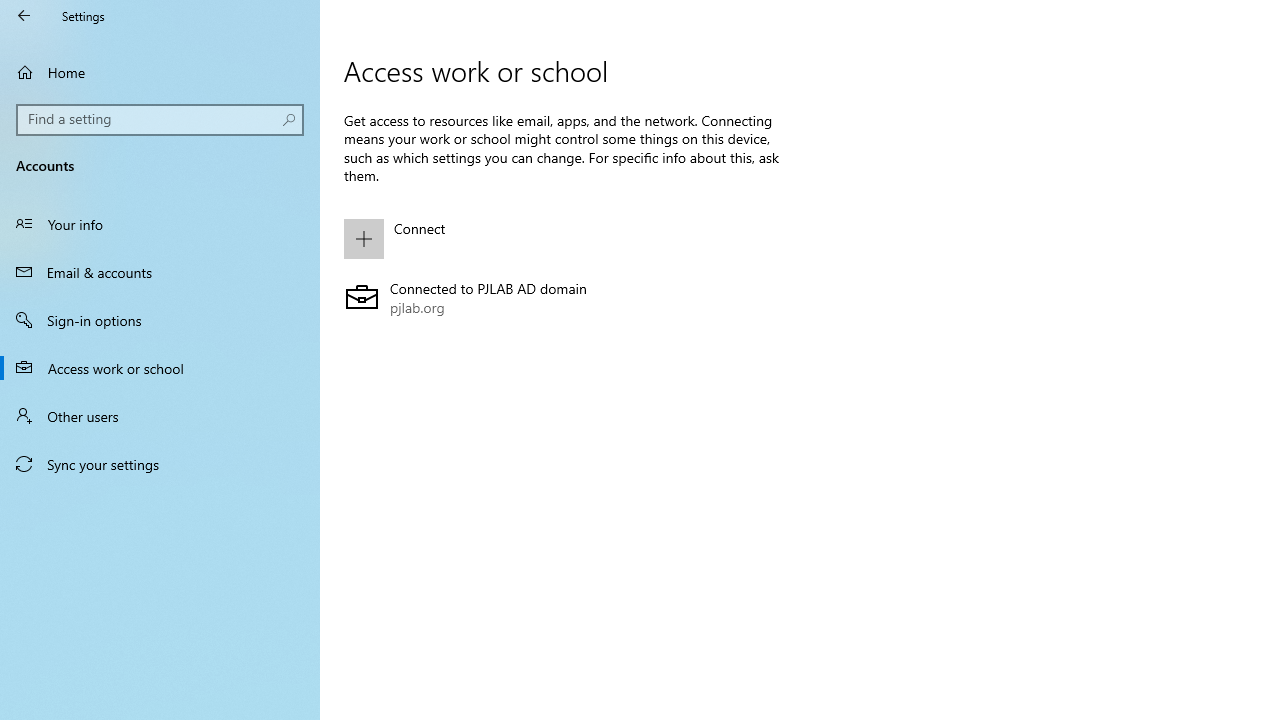 This screenshot has height=720, width=1280. I want to click on 'Sign-in options', so click(160, 319).